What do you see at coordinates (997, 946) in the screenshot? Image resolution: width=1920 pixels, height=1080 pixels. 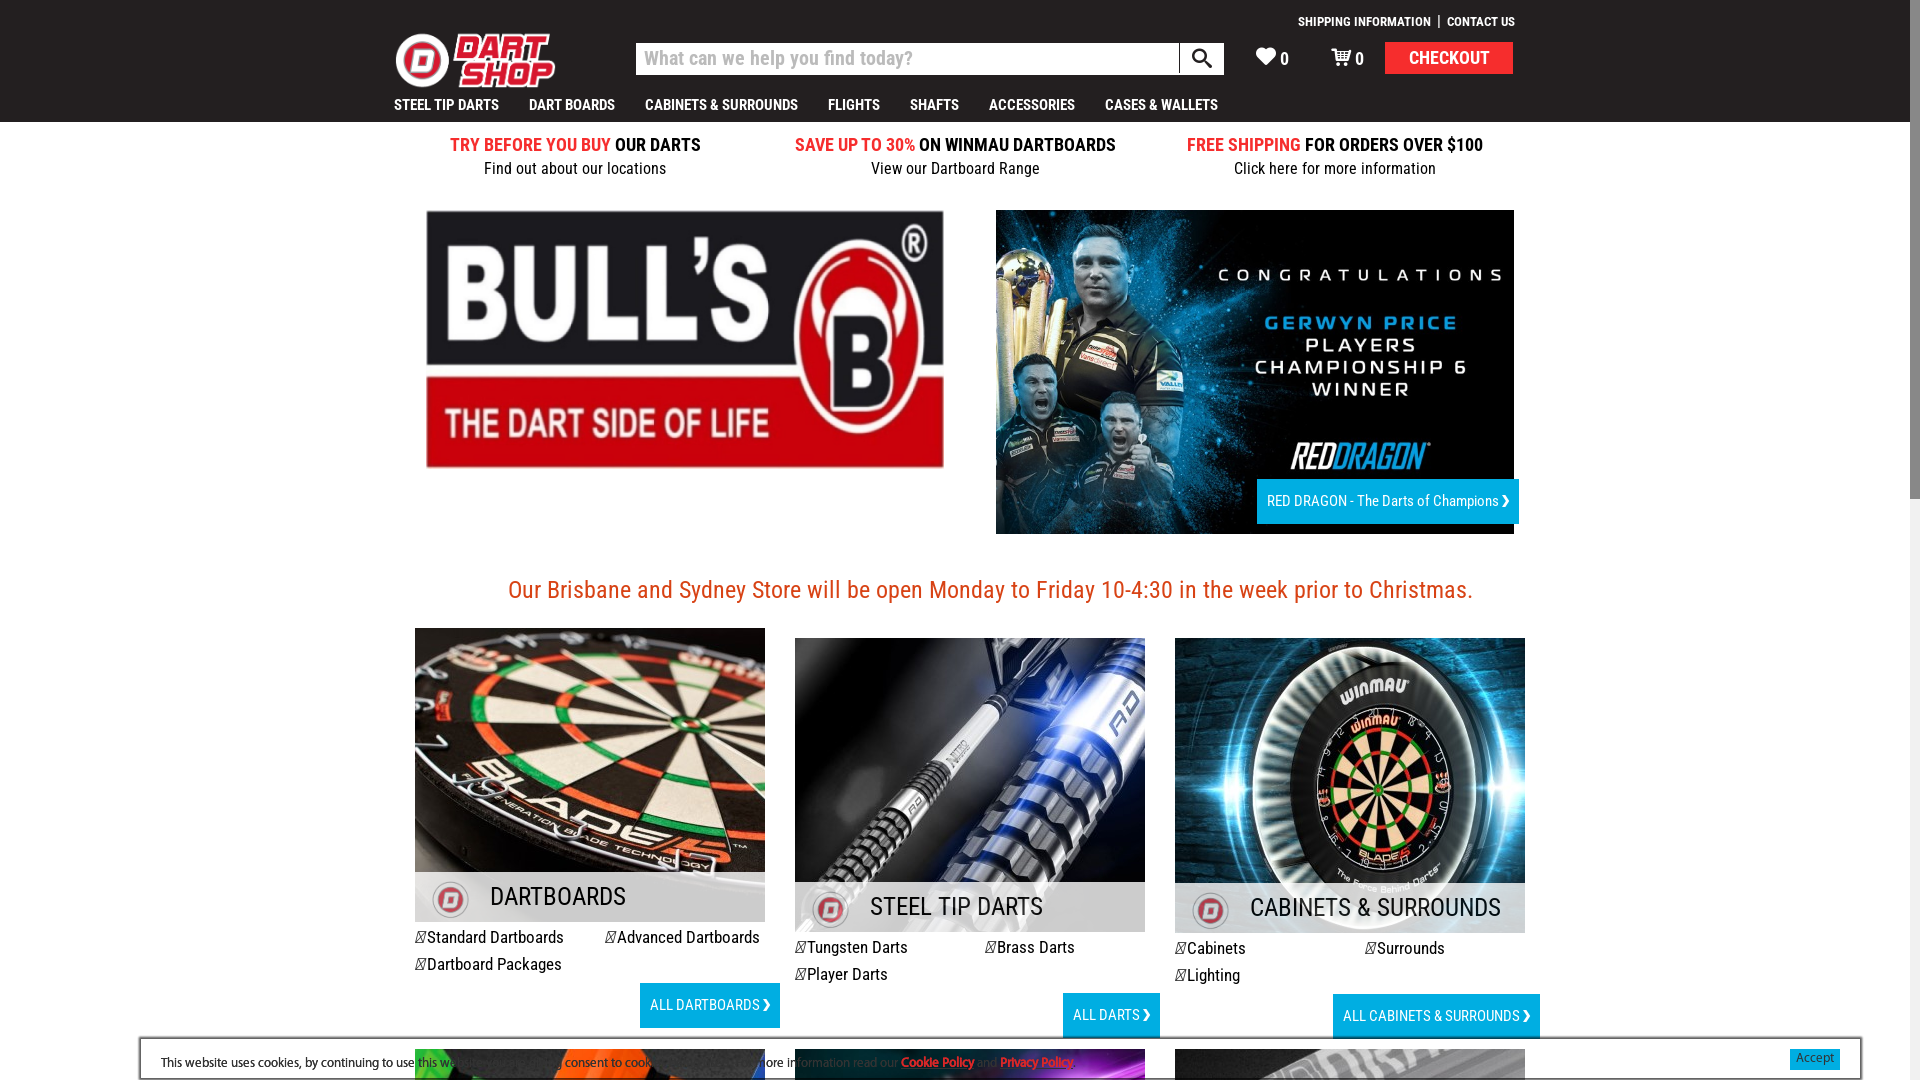 I see `'Brass Darts'` at bounding box center [997, 946].